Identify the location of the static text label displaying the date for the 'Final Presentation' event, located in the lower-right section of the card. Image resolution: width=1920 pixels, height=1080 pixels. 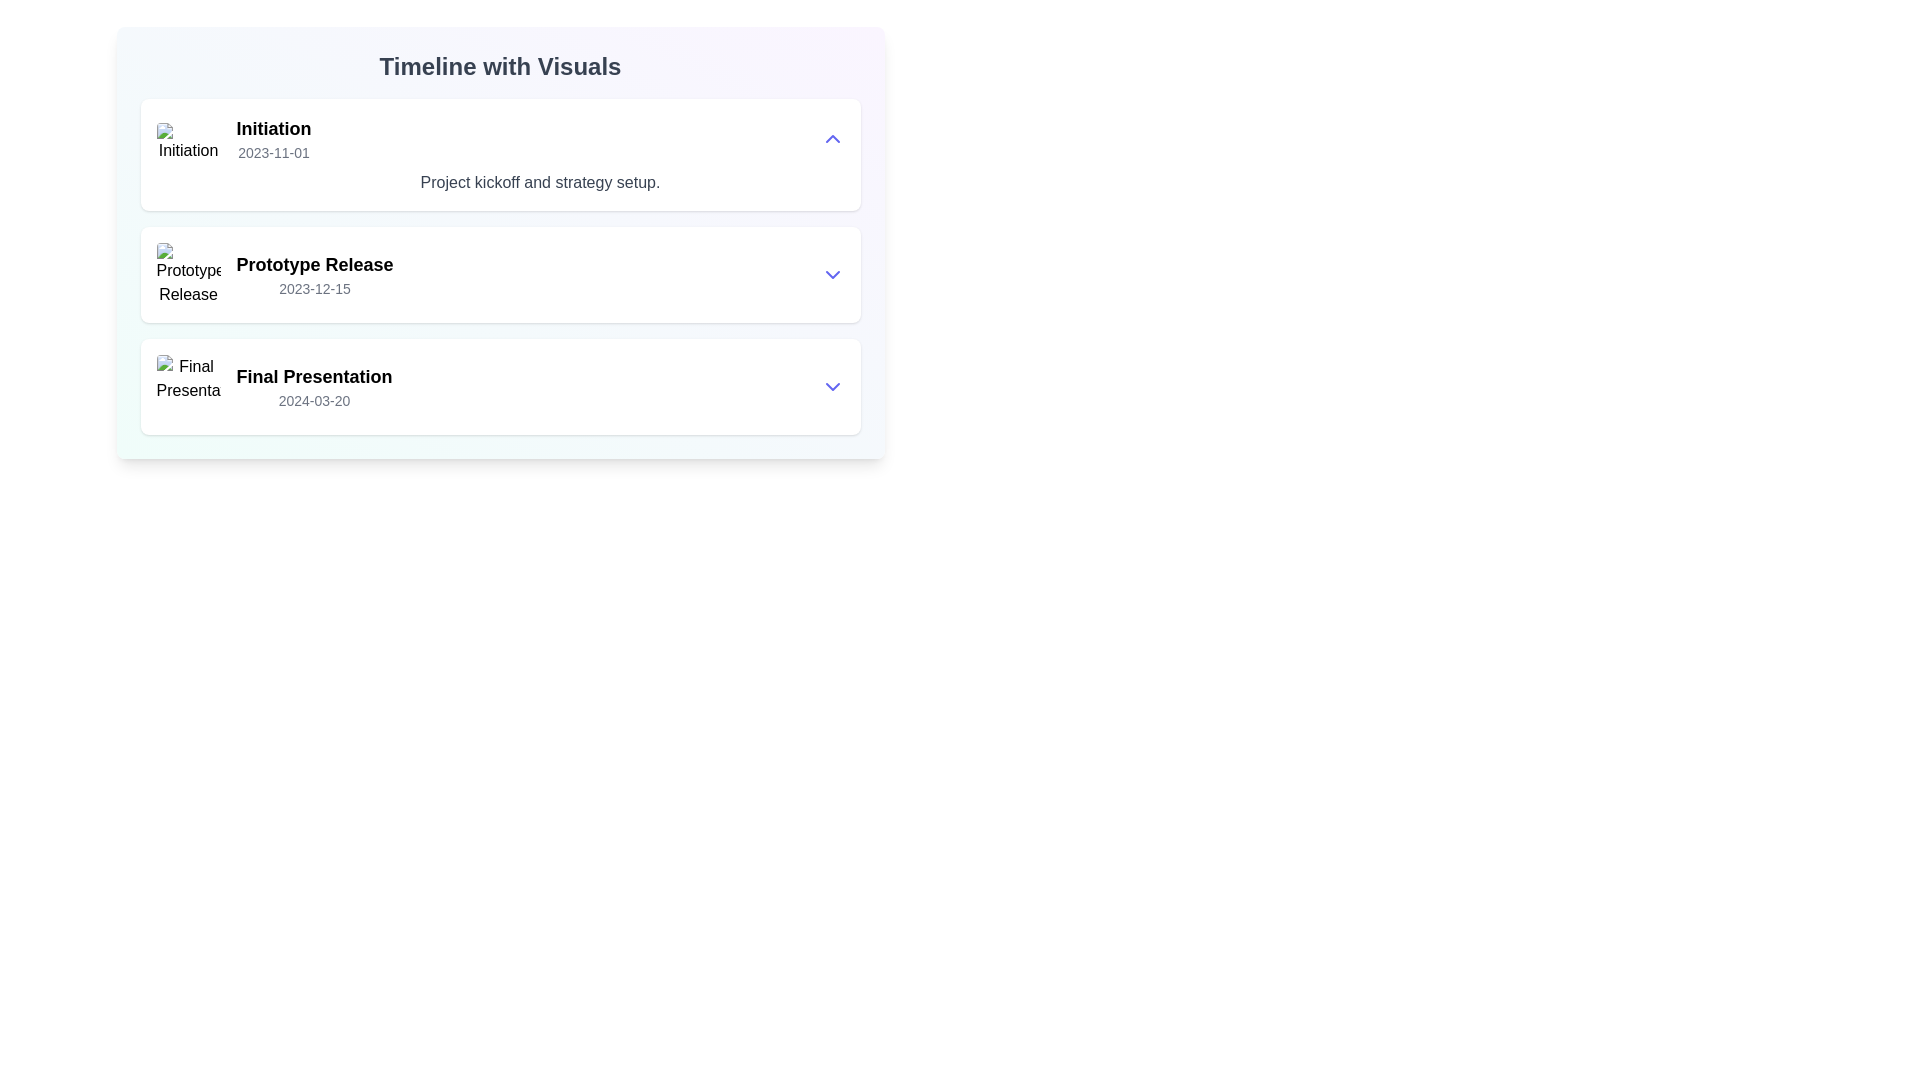
(313, 401).